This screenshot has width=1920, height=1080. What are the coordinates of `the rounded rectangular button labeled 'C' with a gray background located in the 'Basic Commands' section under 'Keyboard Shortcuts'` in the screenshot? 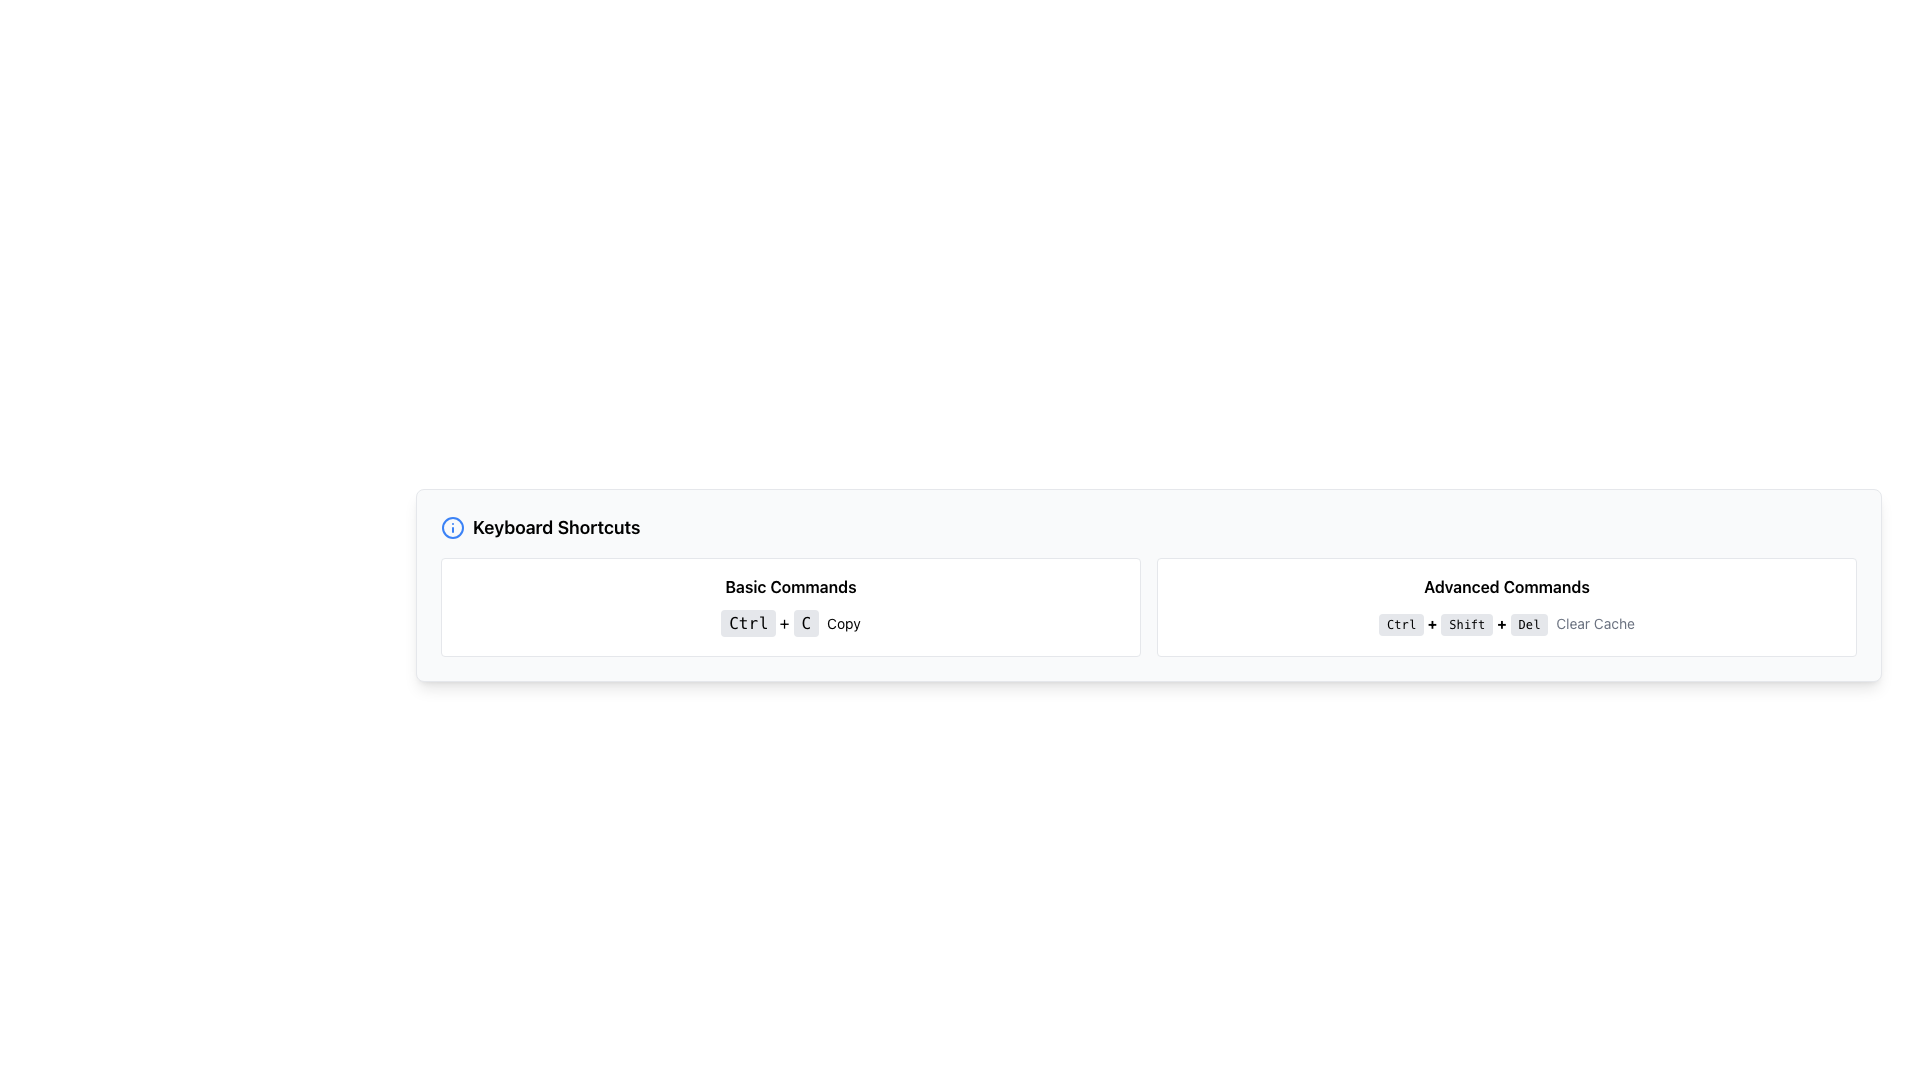 It's located at (806, 622).